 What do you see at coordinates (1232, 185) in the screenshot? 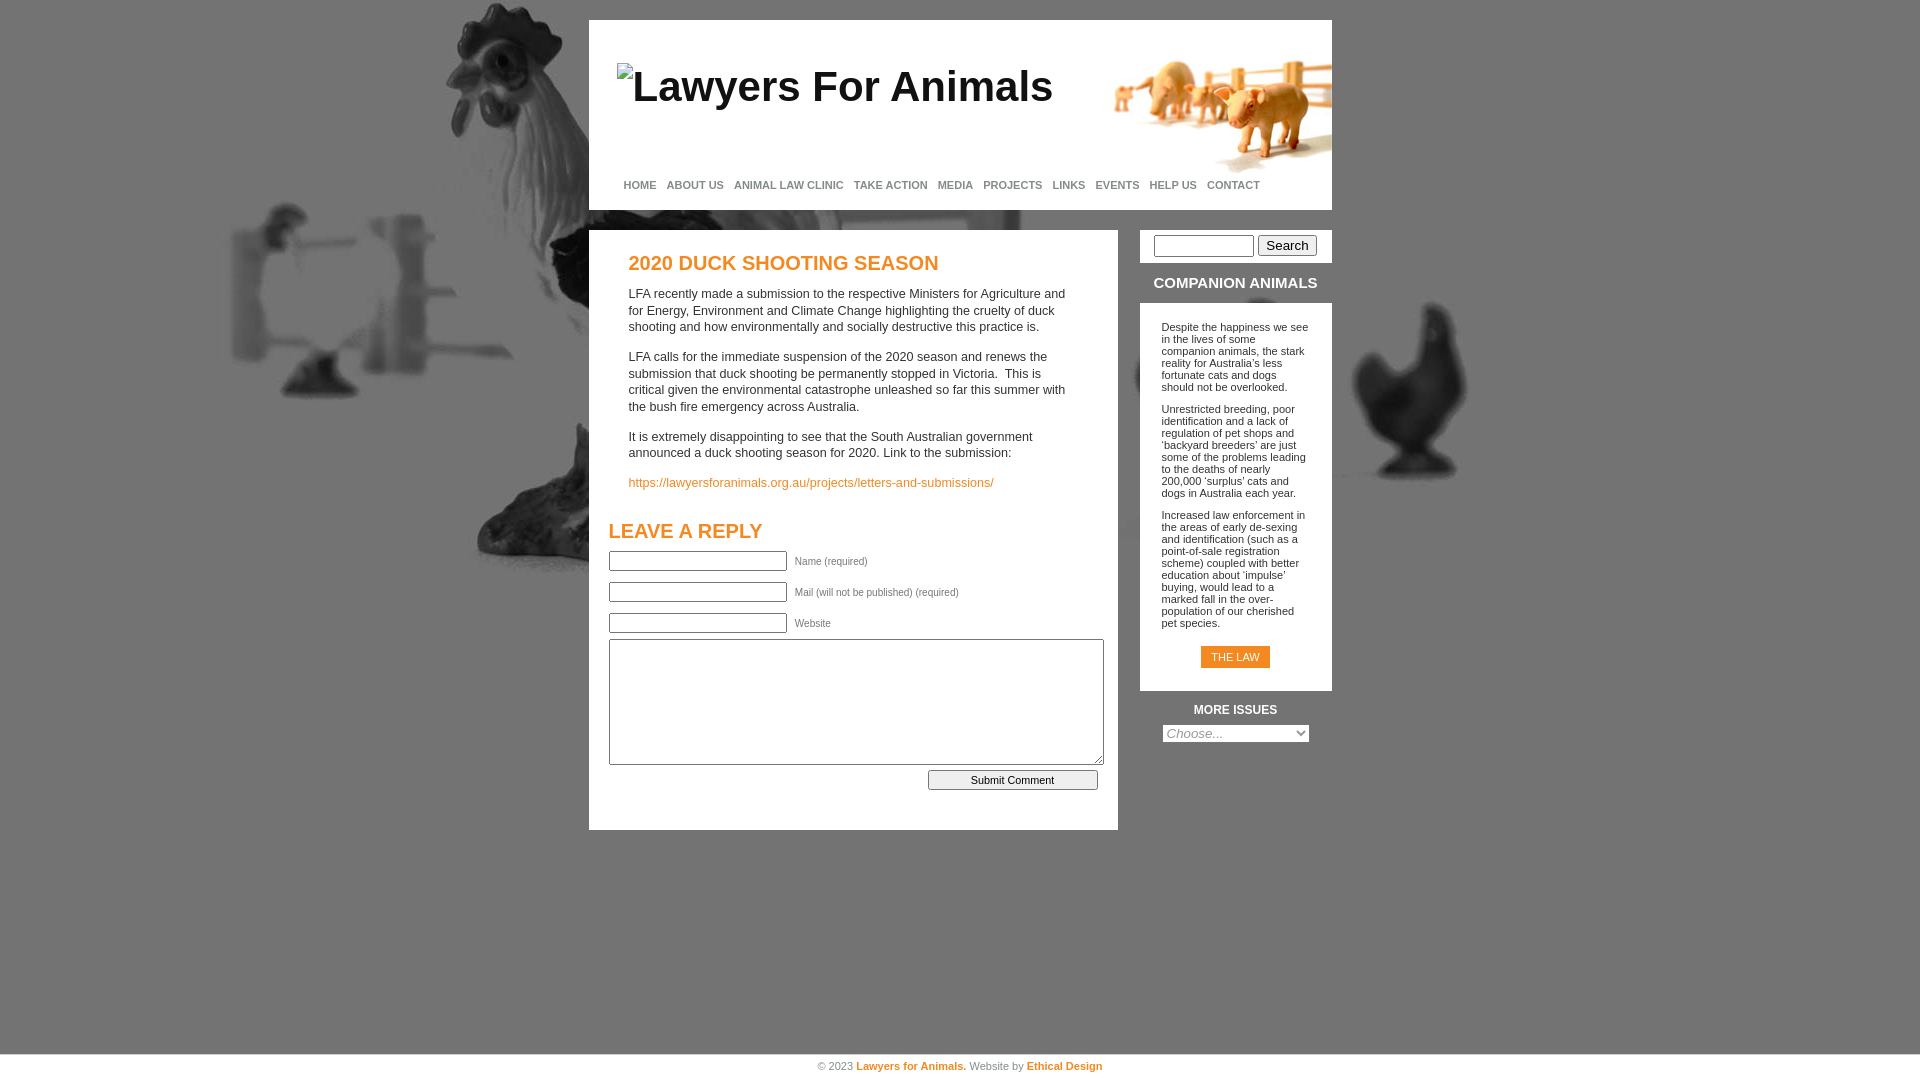
I see `'CONTACT'` at bounding box center [1232, 185].